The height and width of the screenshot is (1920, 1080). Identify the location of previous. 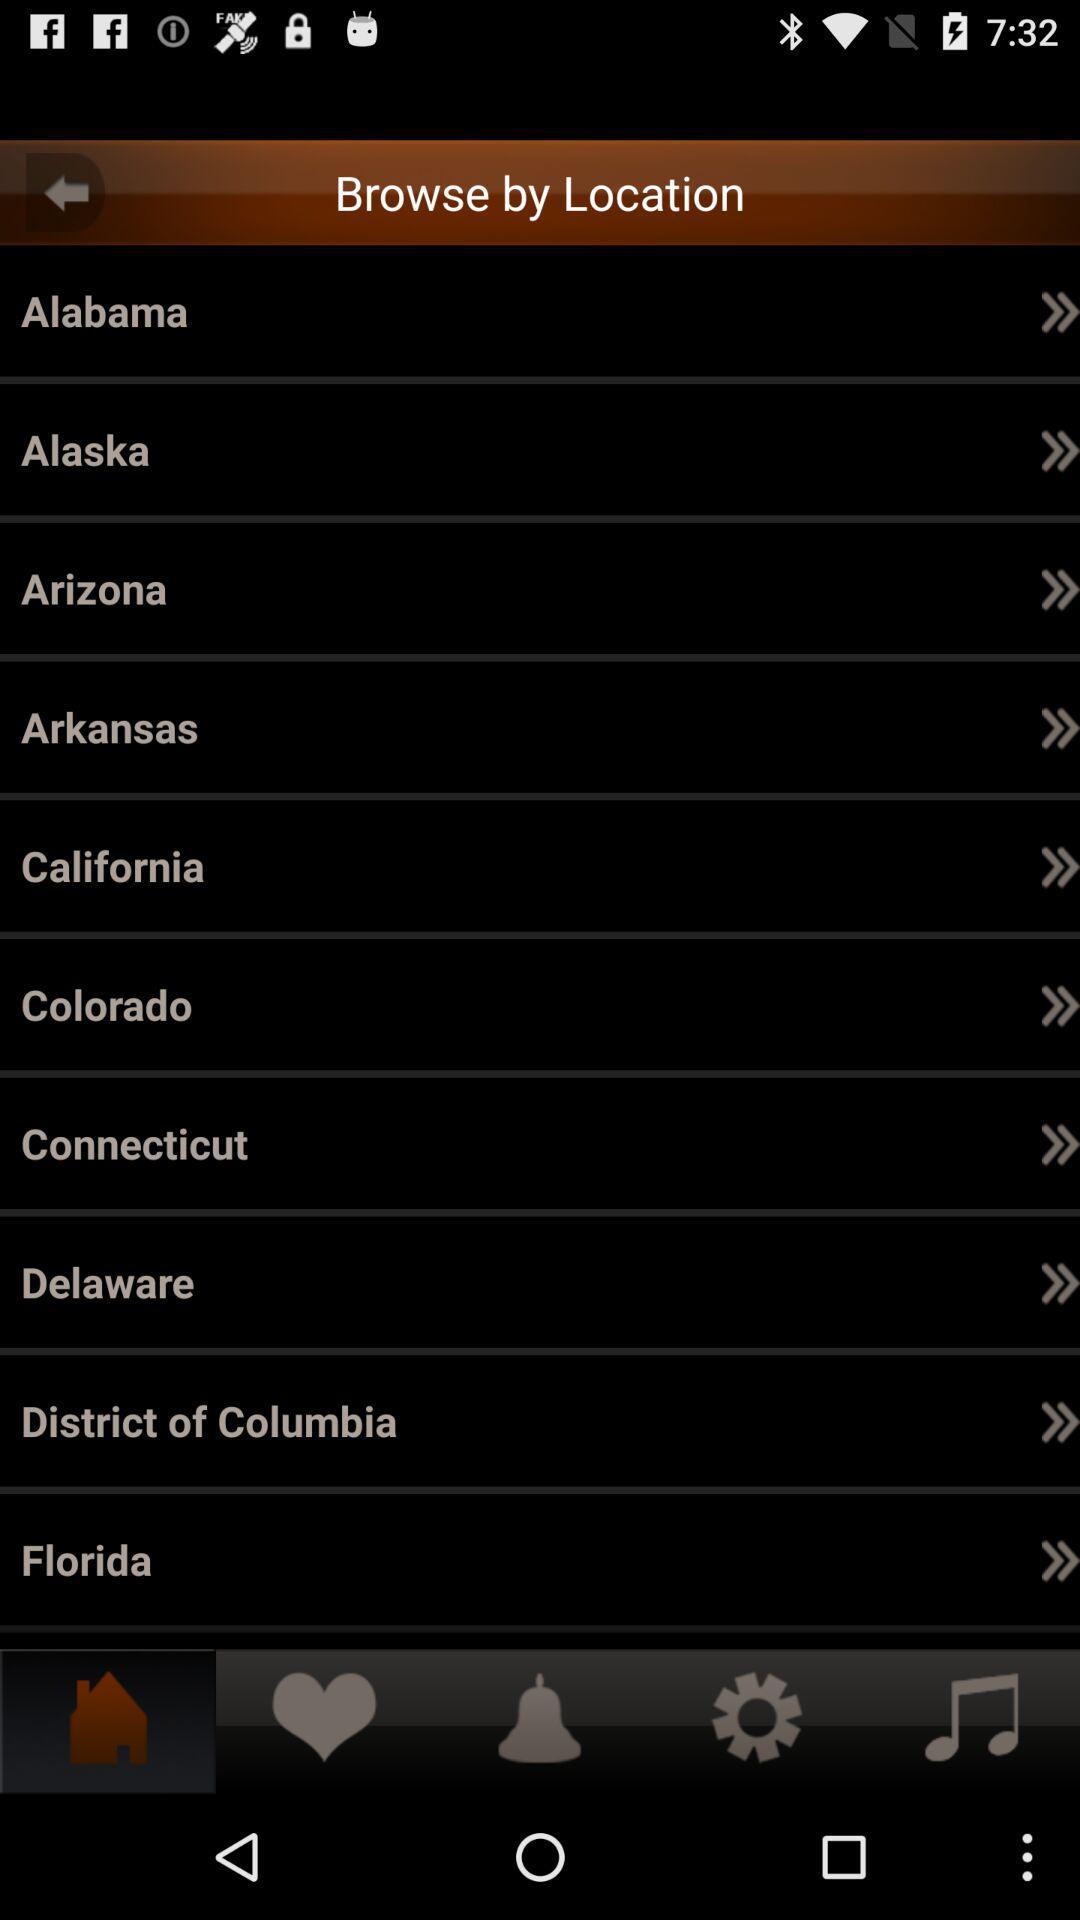
(64, 192).